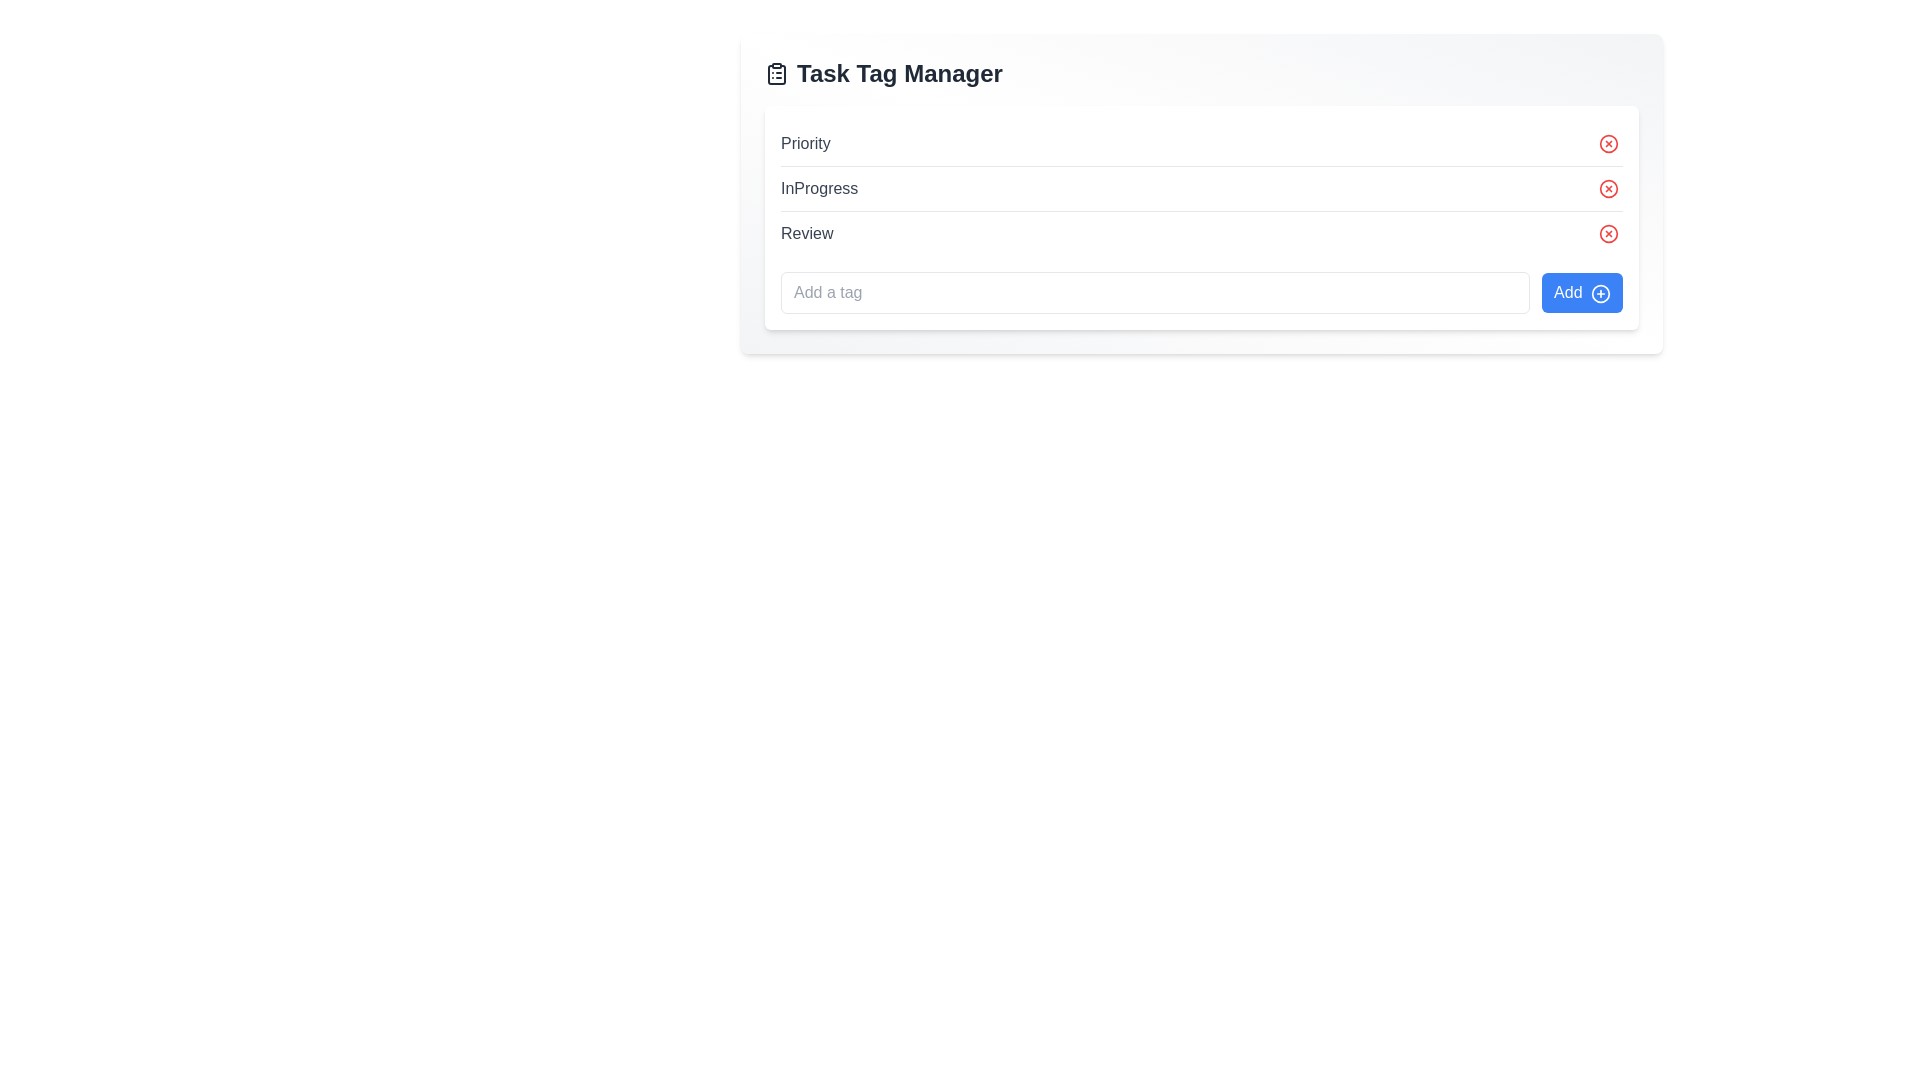 The height and width of the screenshot is (1080, 1920). What do you see at coordinates (819, 189) in the screenshot?
I see `the status indicator text label located between the 'Priority' and 'Review' labels in the vertical list` at bounding box center [819, 189].